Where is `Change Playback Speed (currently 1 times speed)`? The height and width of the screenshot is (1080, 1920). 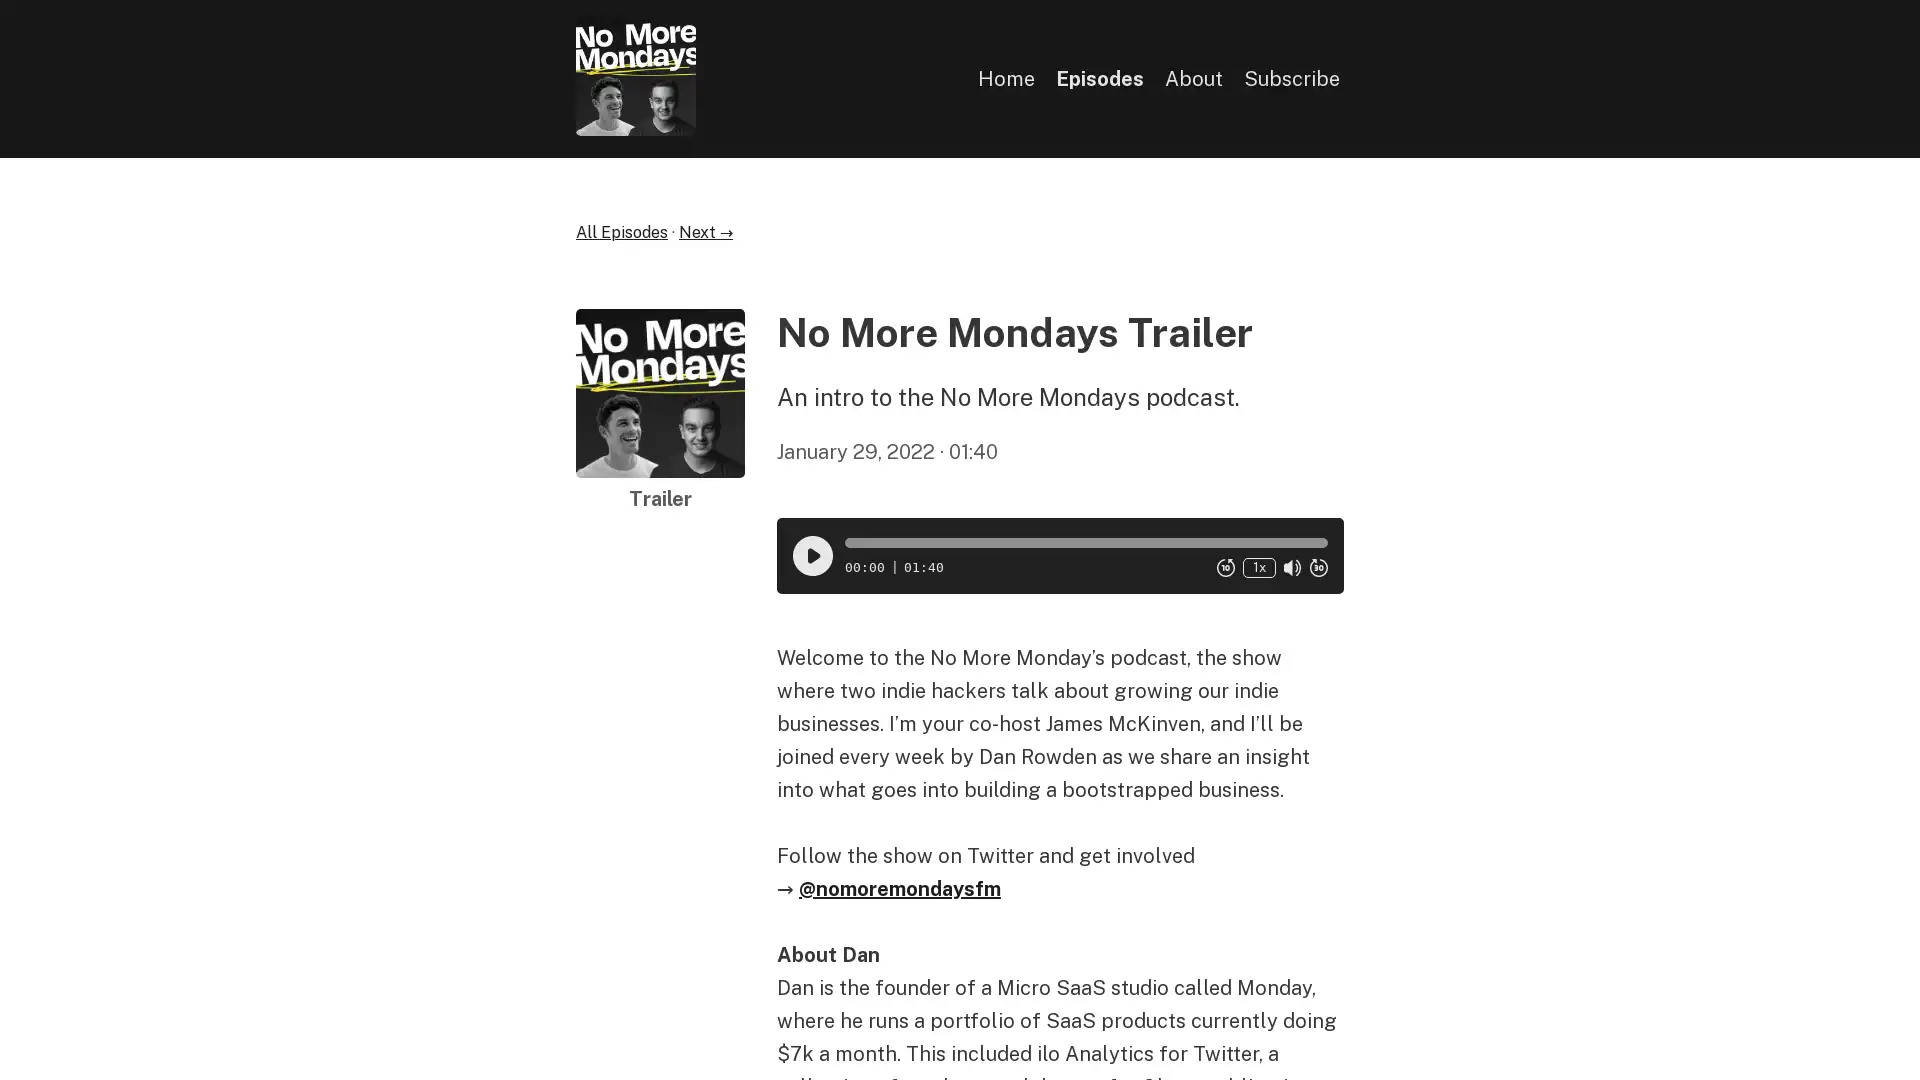 Change Playback Speed (currently 1 times speed) is located at coordinates (1257, 567).